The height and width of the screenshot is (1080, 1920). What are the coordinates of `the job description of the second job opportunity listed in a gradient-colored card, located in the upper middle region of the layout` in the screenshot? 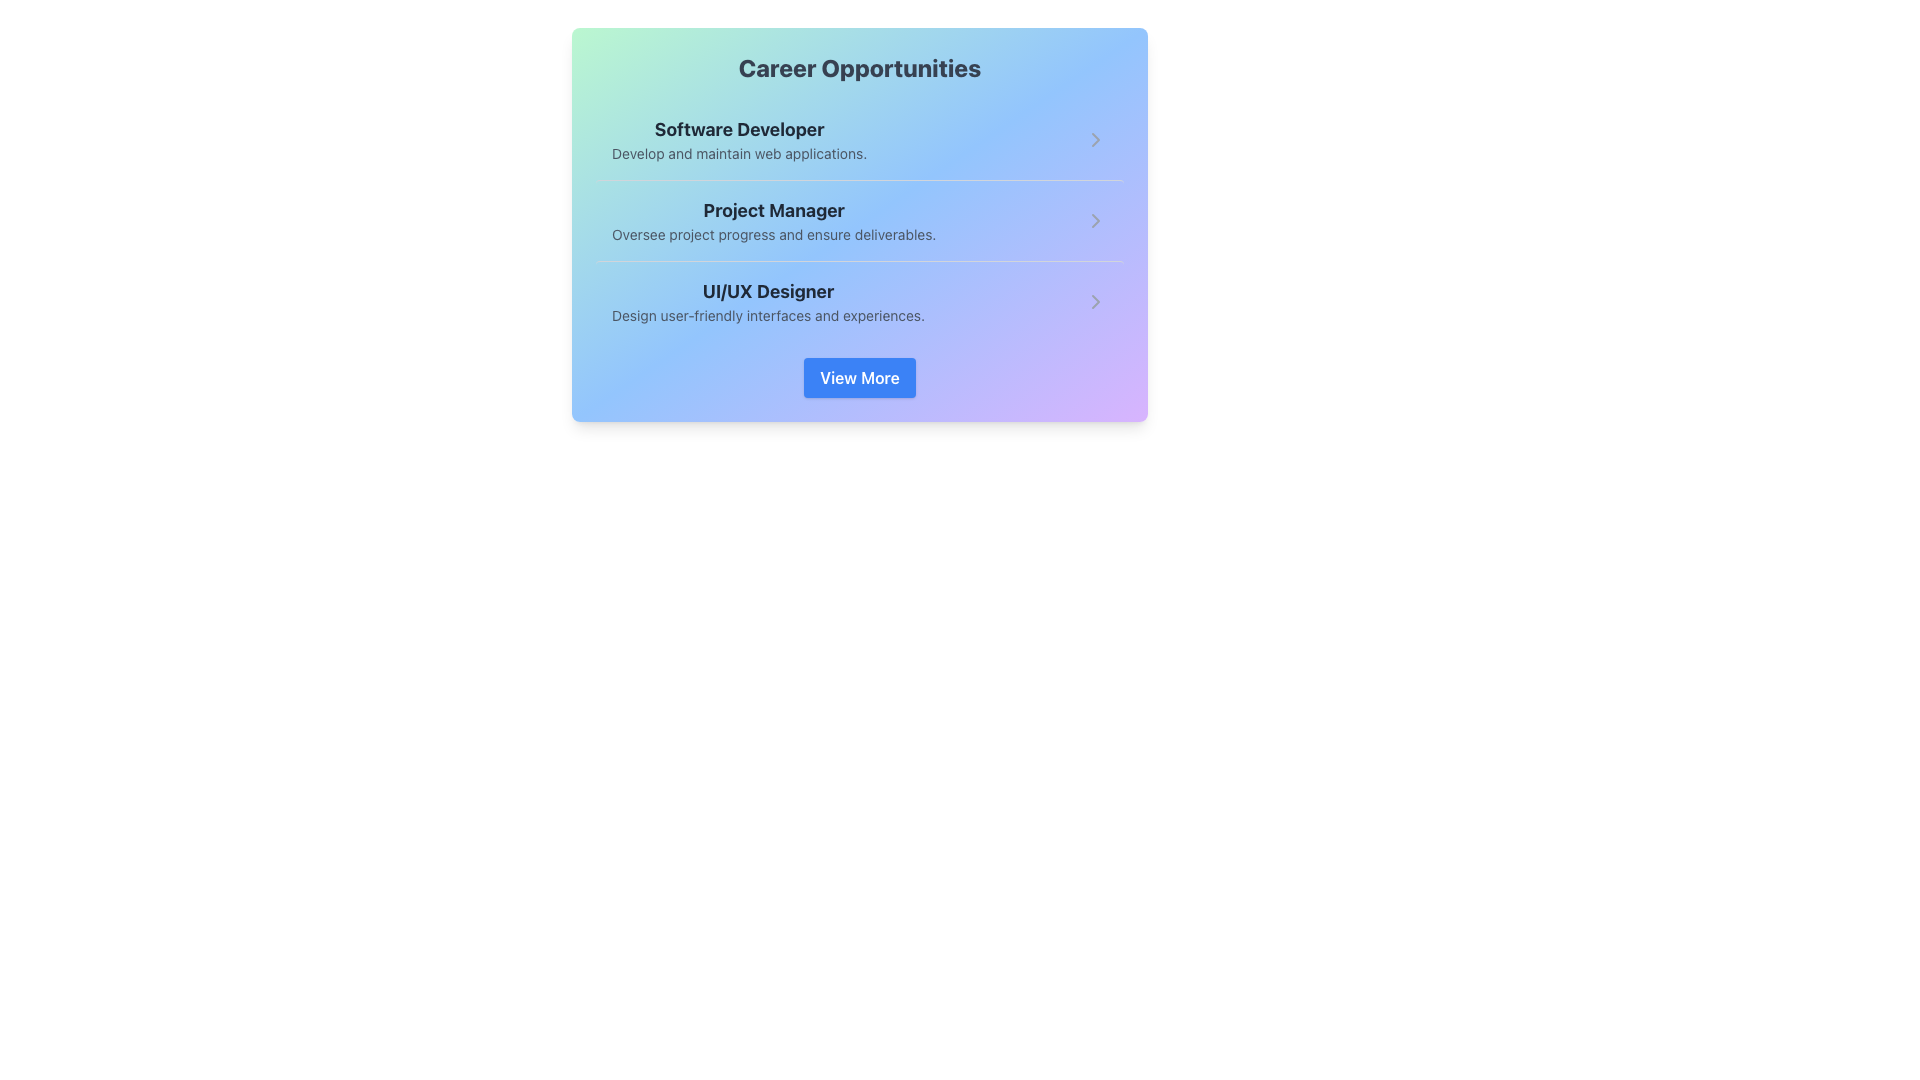 It's located at (859, 224).